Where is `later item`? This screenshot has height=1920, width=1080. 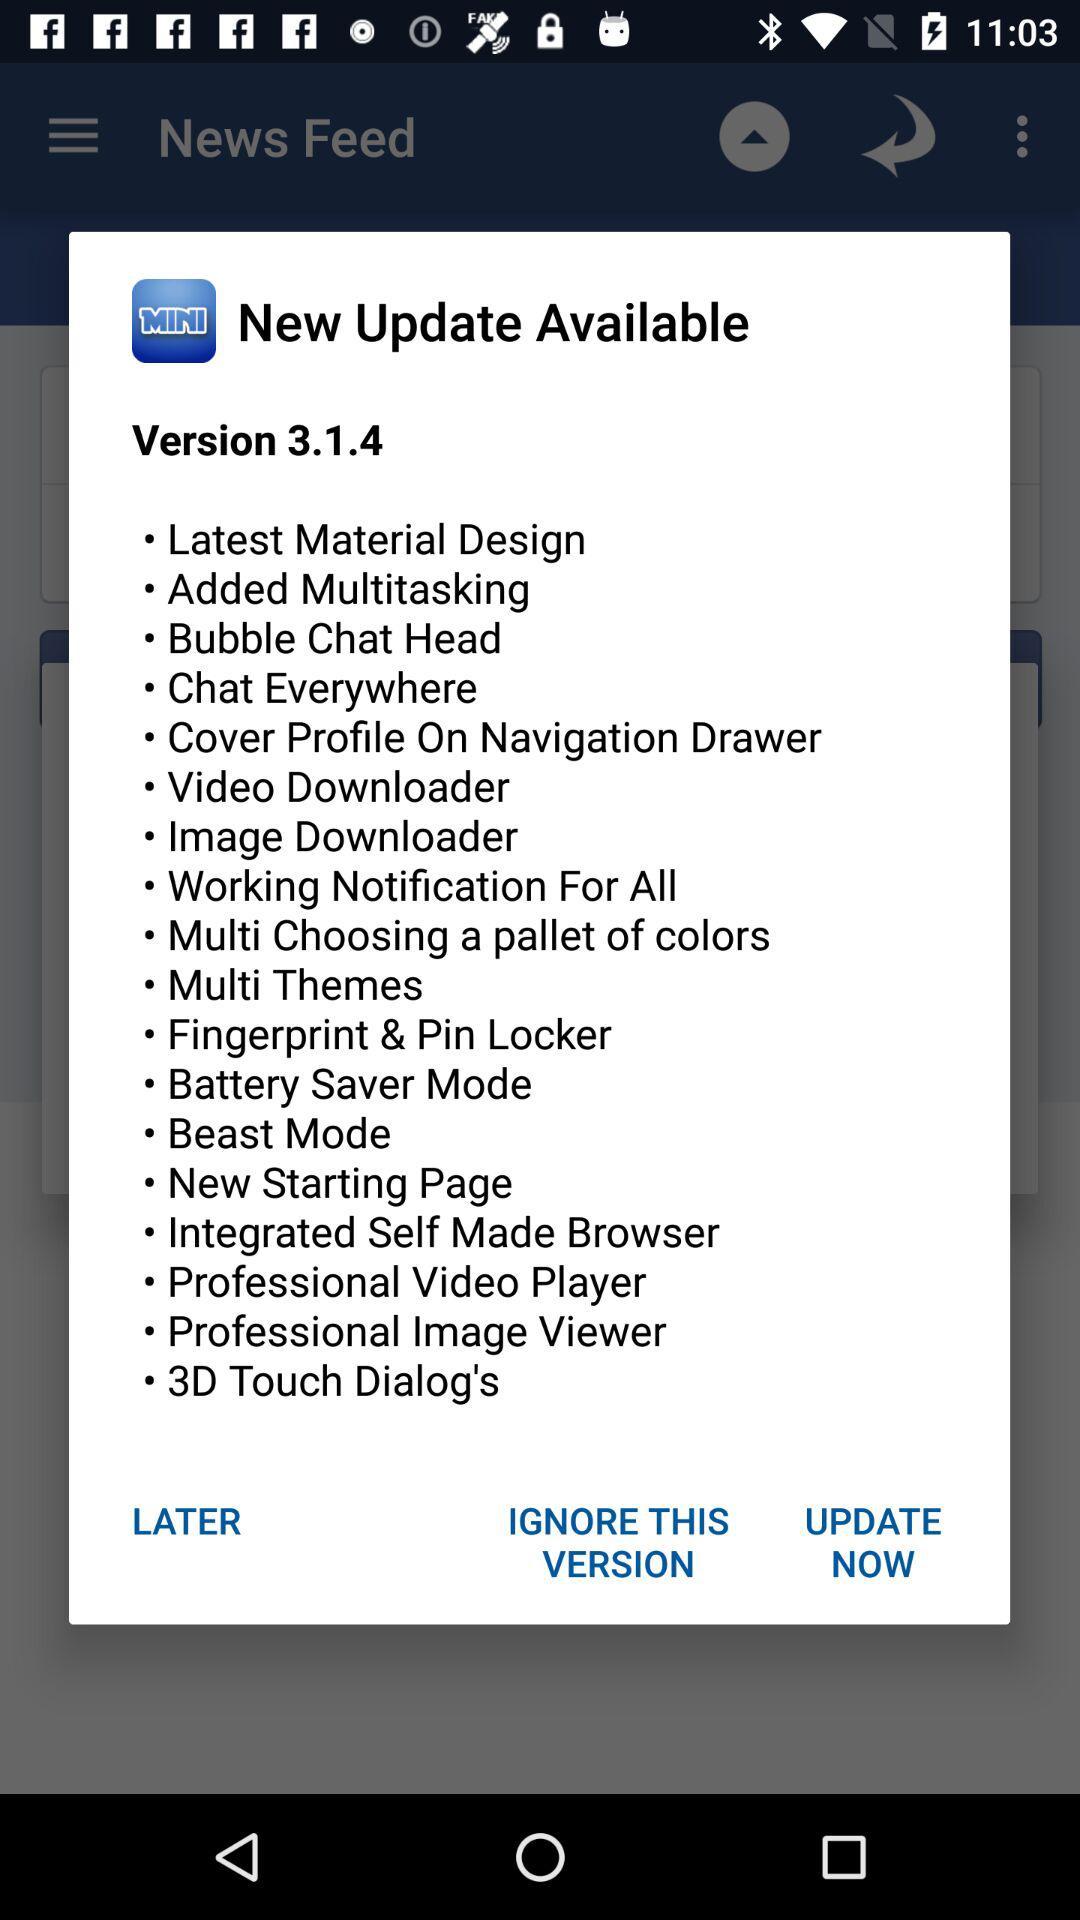 later item is located at coordinates (186, 1520).